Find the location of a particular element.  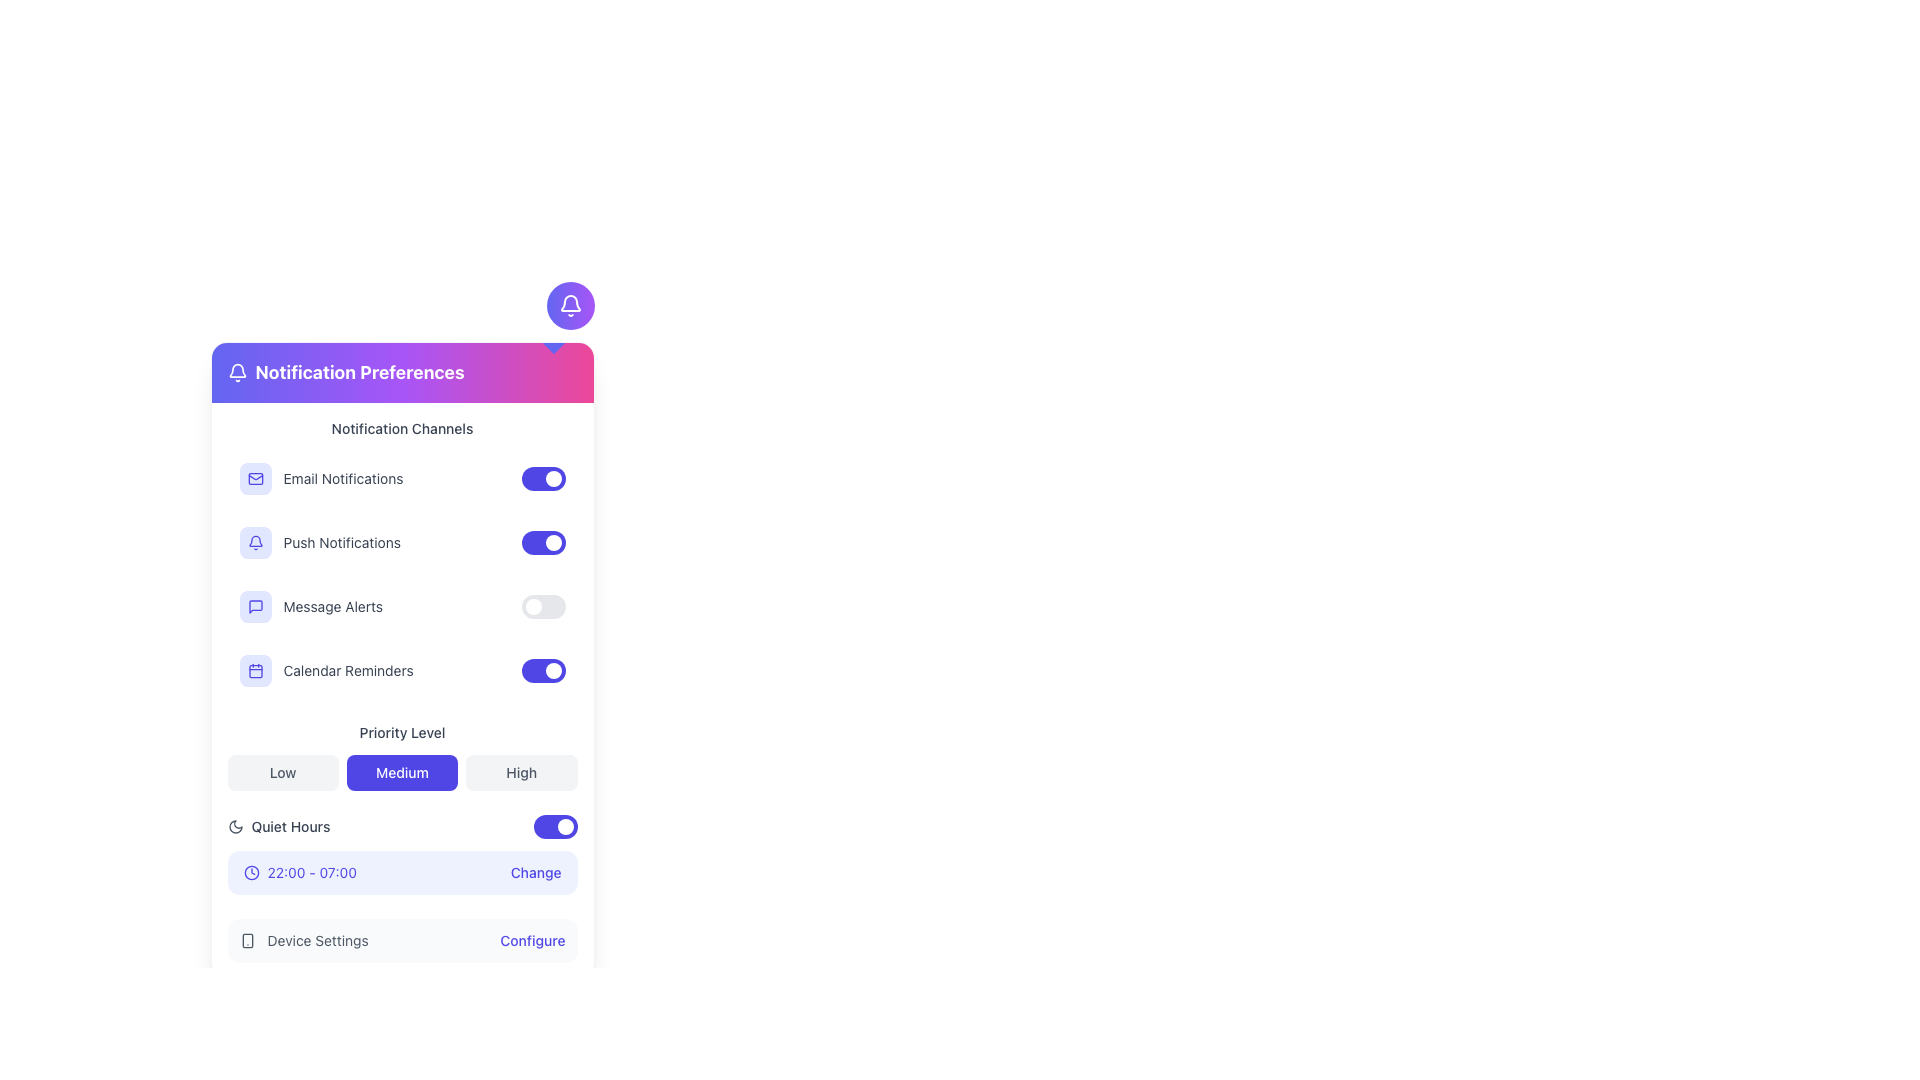

the 'Calendar Reminders' option in the 'Notification Preferences' section is located at coordinates (326, 671).